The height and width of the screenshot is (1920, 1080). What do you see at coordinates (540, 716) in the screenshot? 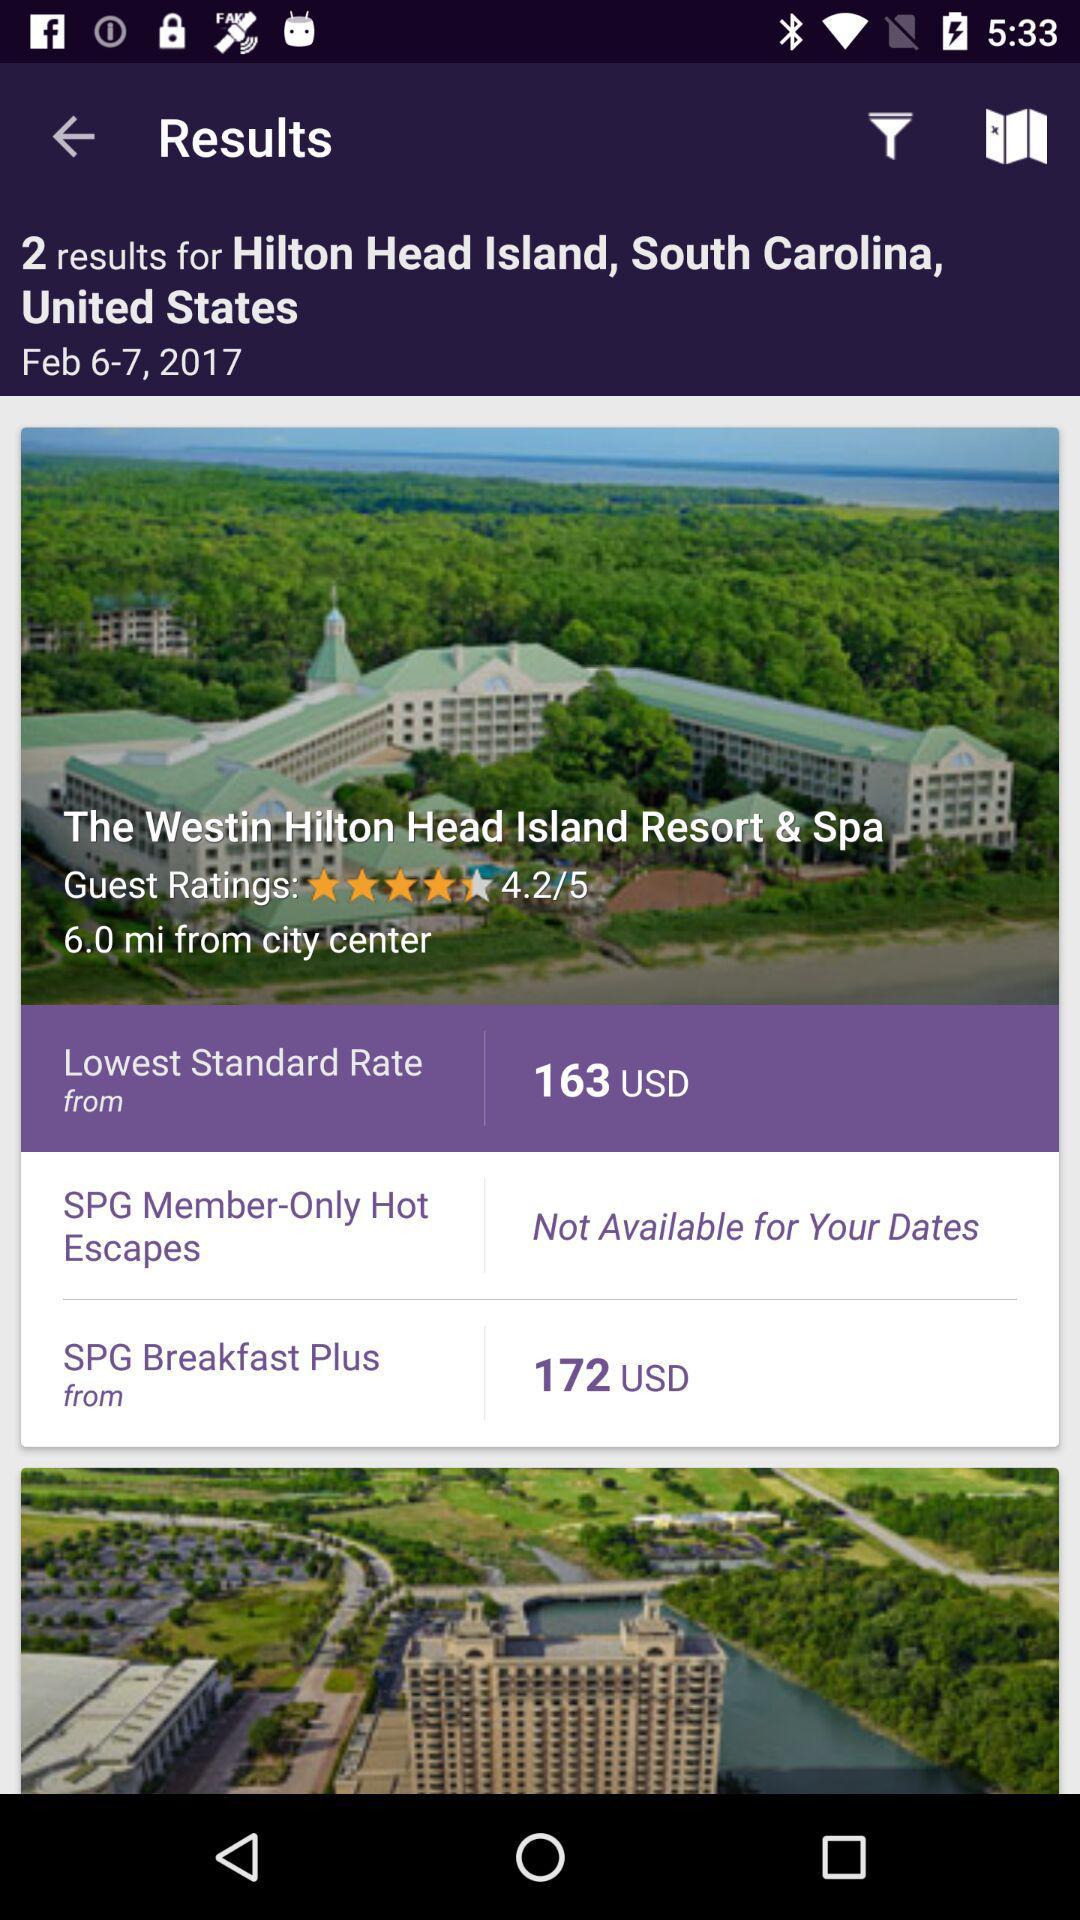
I see `option` at bounding box center [540, 716].